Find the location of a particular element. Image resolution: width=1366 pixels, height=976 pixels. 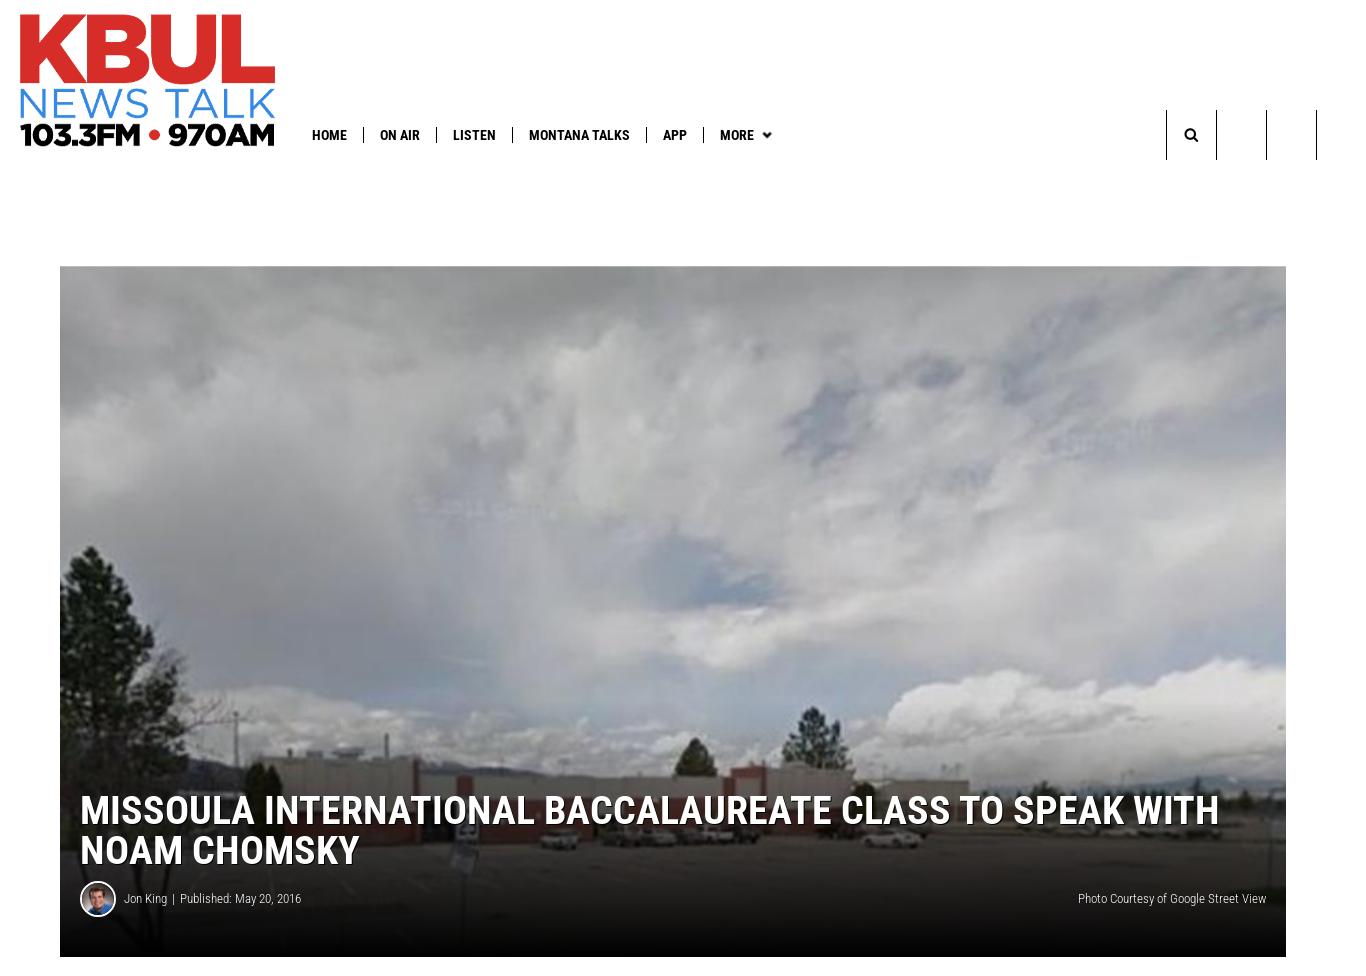

'App' is located at coordinates (673, 133).